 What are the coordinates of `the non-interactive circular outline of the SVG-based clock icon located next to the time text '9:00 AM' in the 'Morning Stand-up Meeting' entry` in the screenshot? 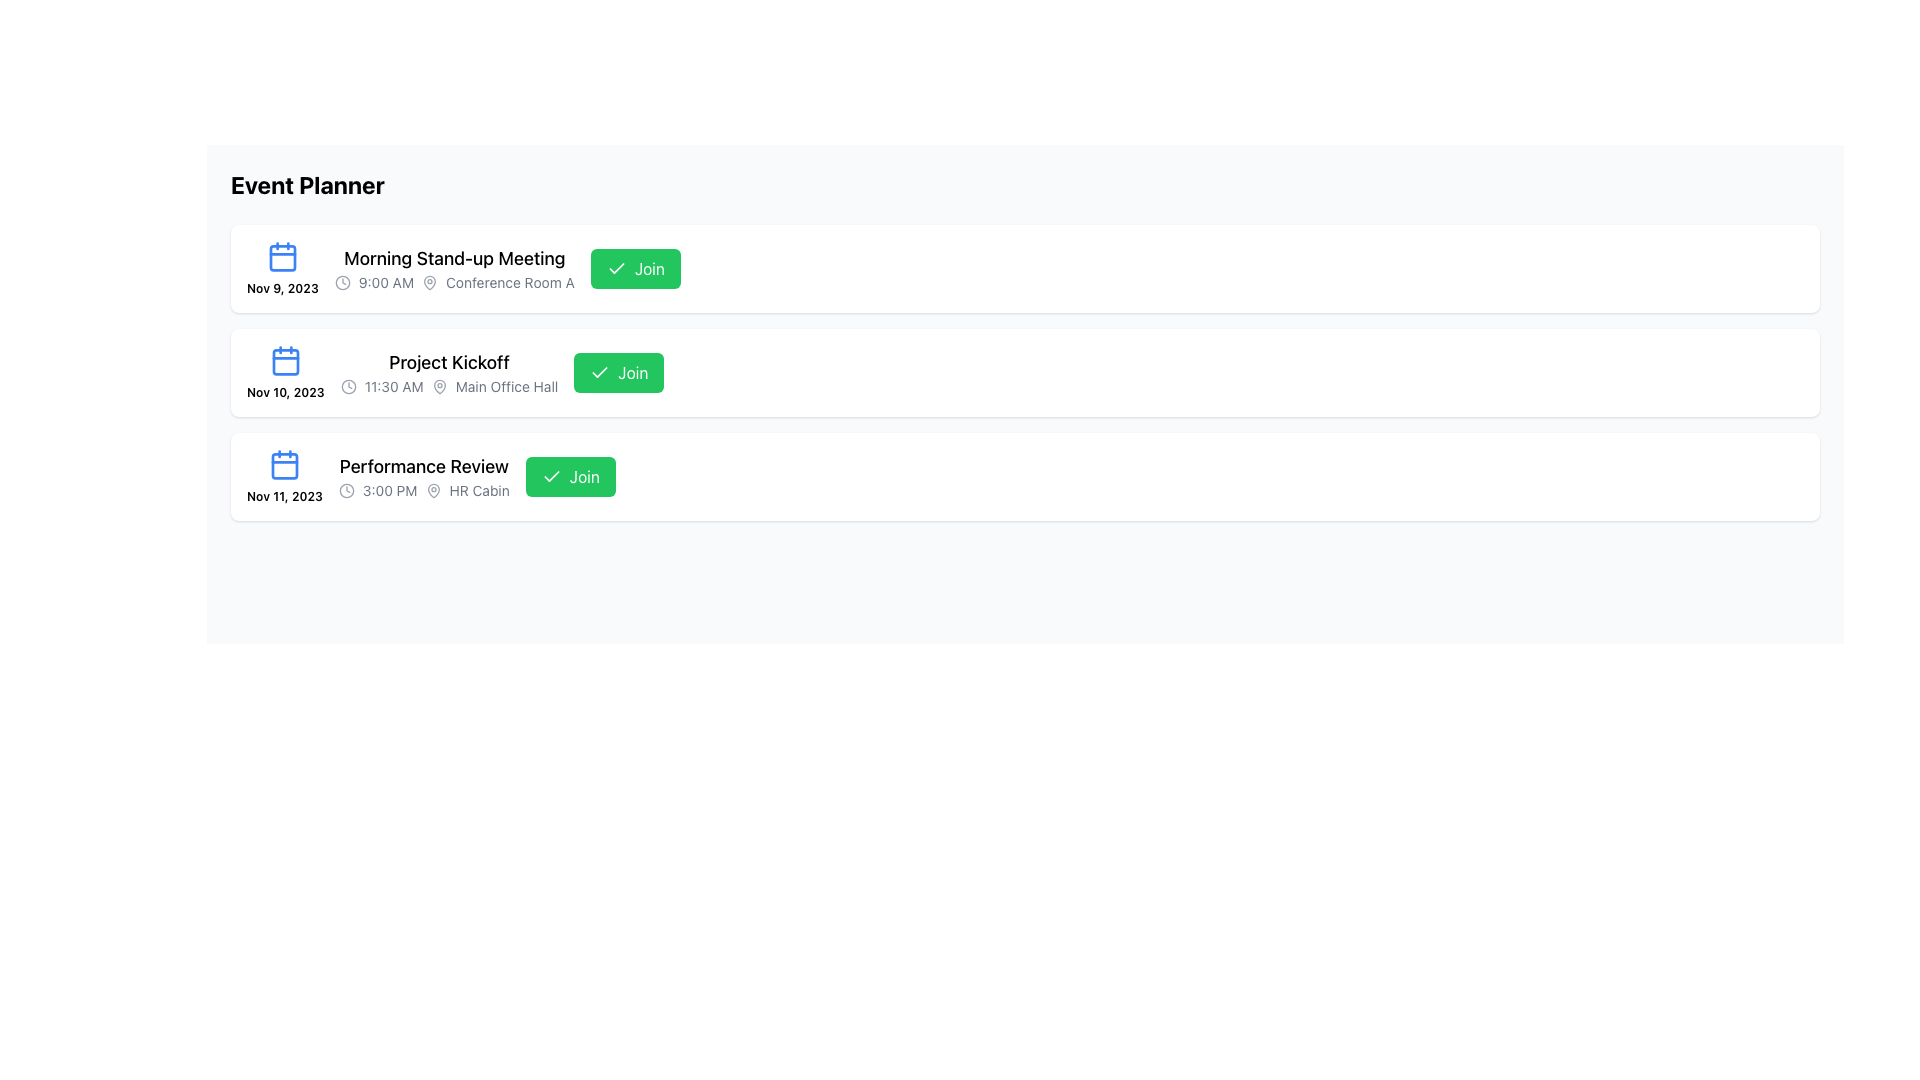 It's located at (342, 282).